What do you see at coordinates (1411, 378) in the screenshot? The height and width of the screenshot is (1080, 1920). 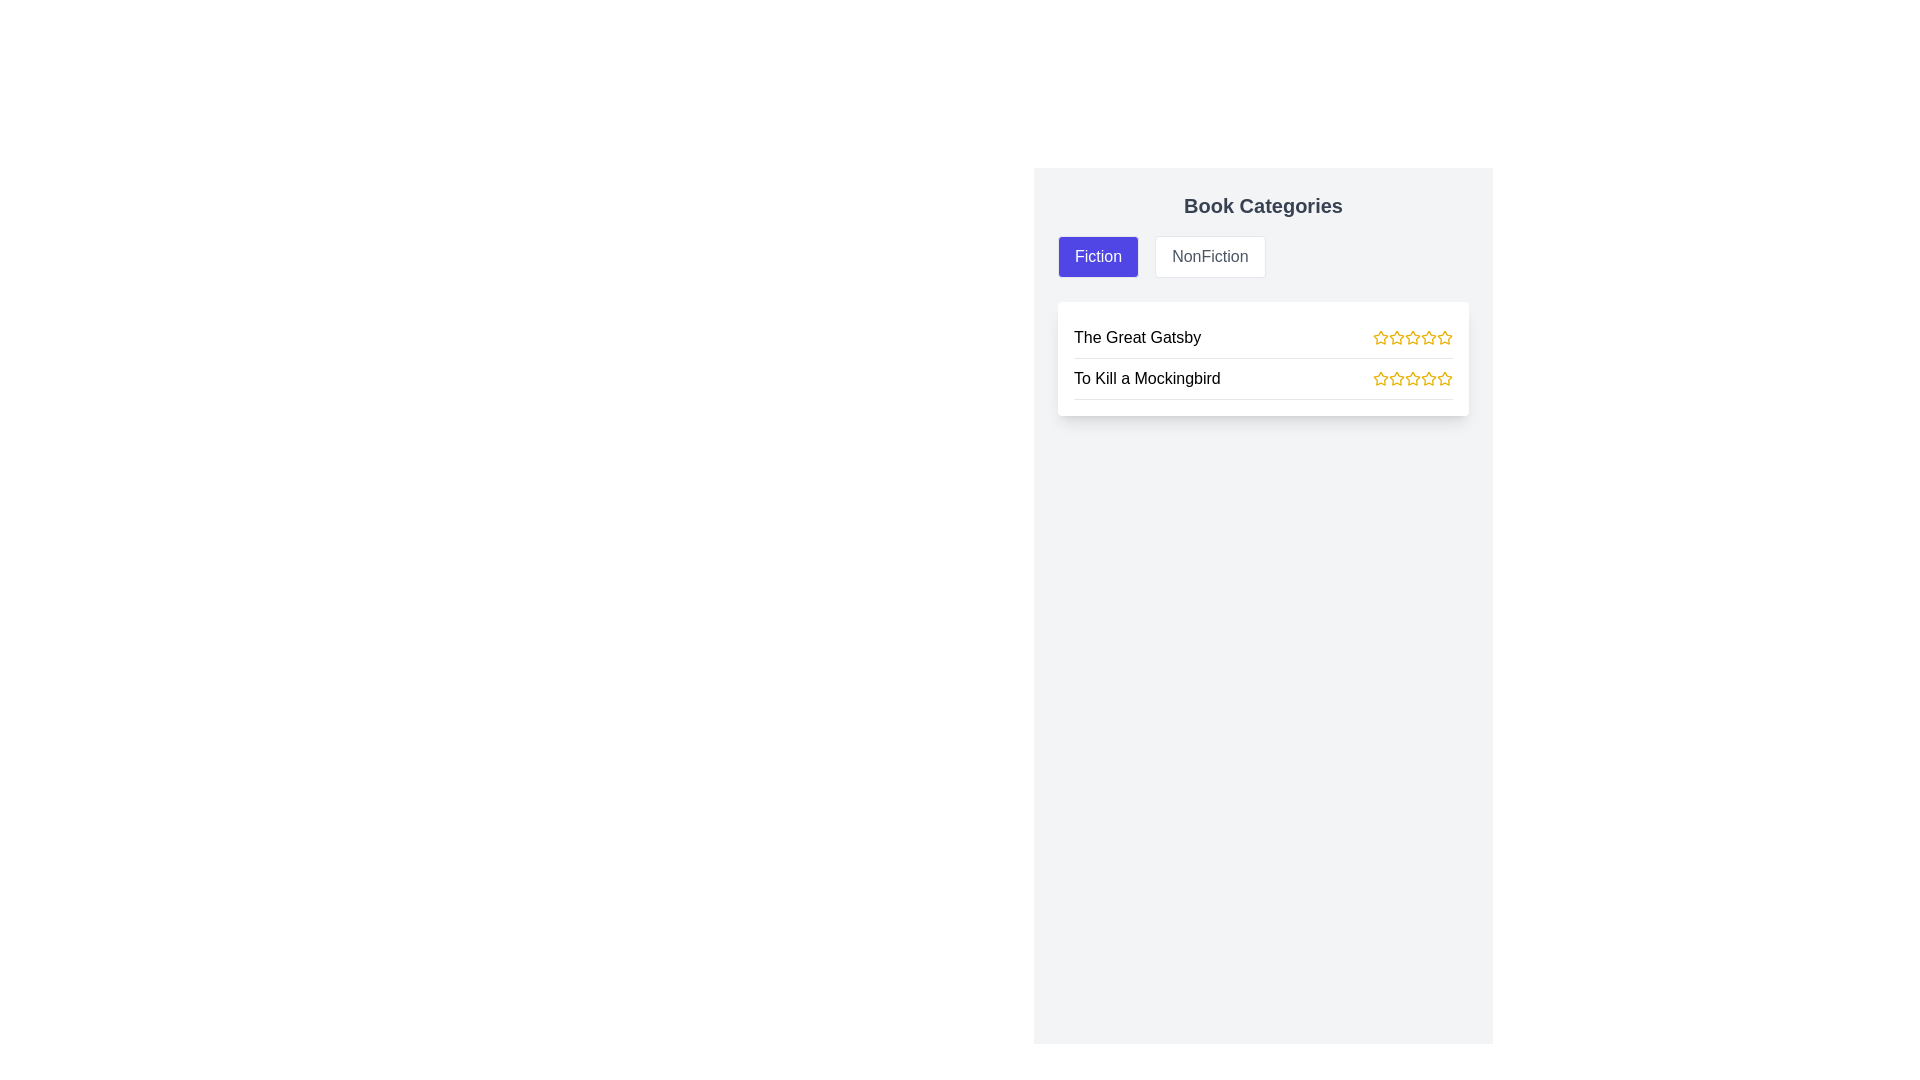 I see `the third yellow star in the rating system of the 'To Kill a Mockingbird' entry` at bounding box center [1411, 378].